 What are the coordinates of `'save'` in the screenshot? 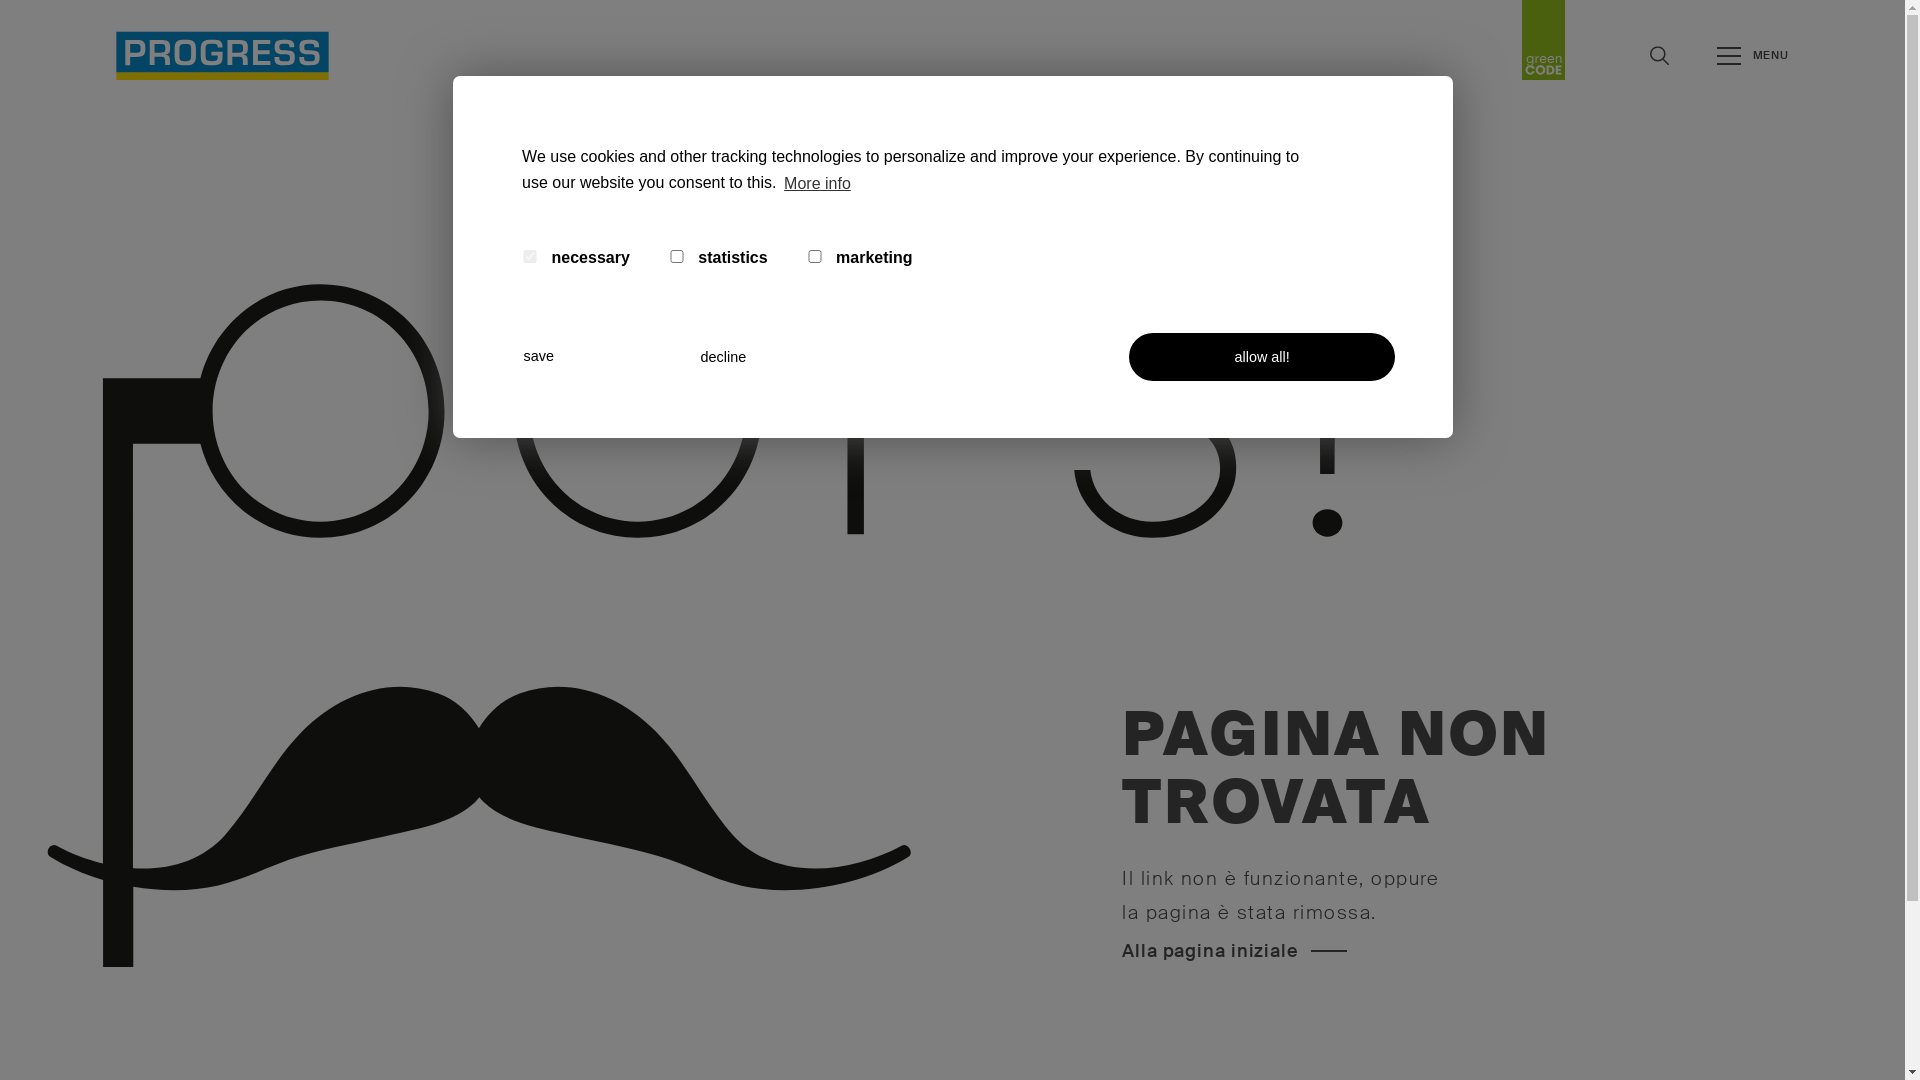 It's located at (597, 355).